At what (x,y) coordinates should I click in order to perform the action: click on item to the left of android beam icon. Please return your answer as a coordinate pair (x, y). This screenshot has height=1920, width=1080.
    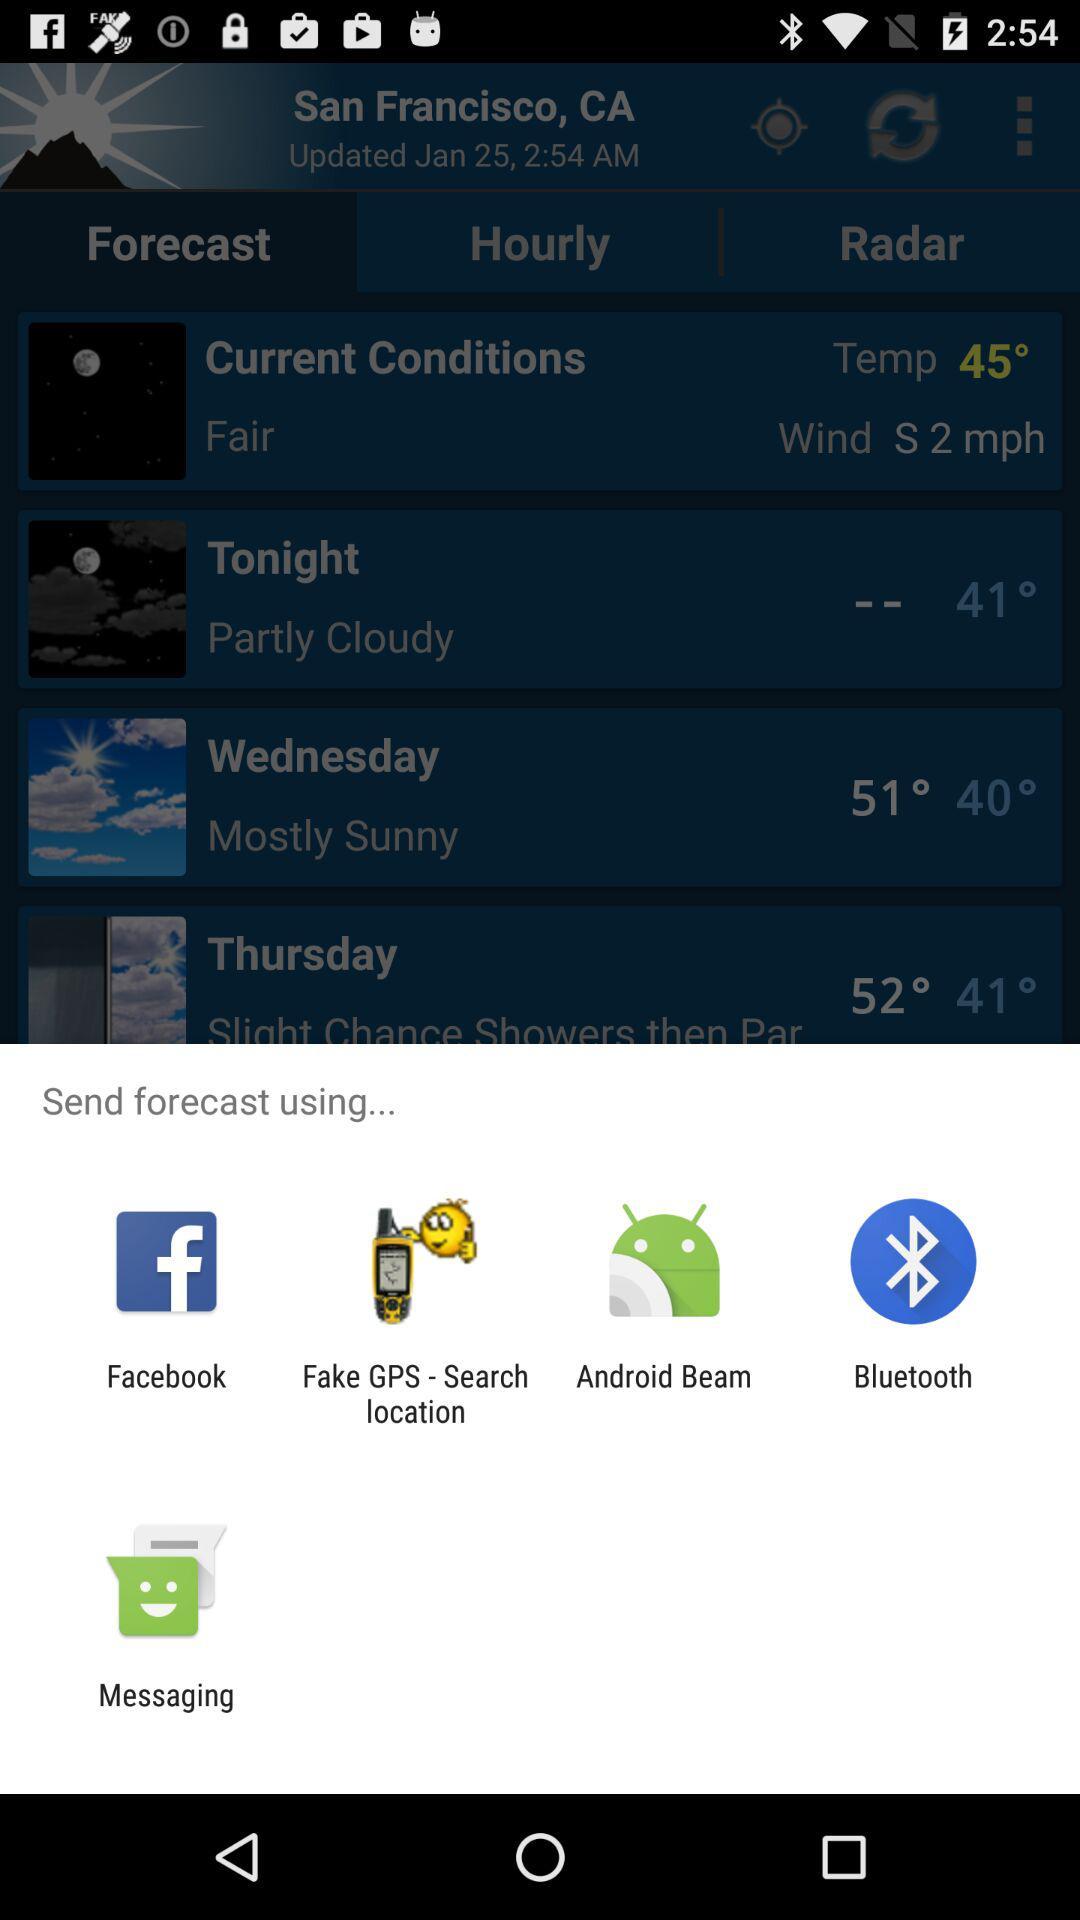
    Looking at the image, I should click on (414, 1392).